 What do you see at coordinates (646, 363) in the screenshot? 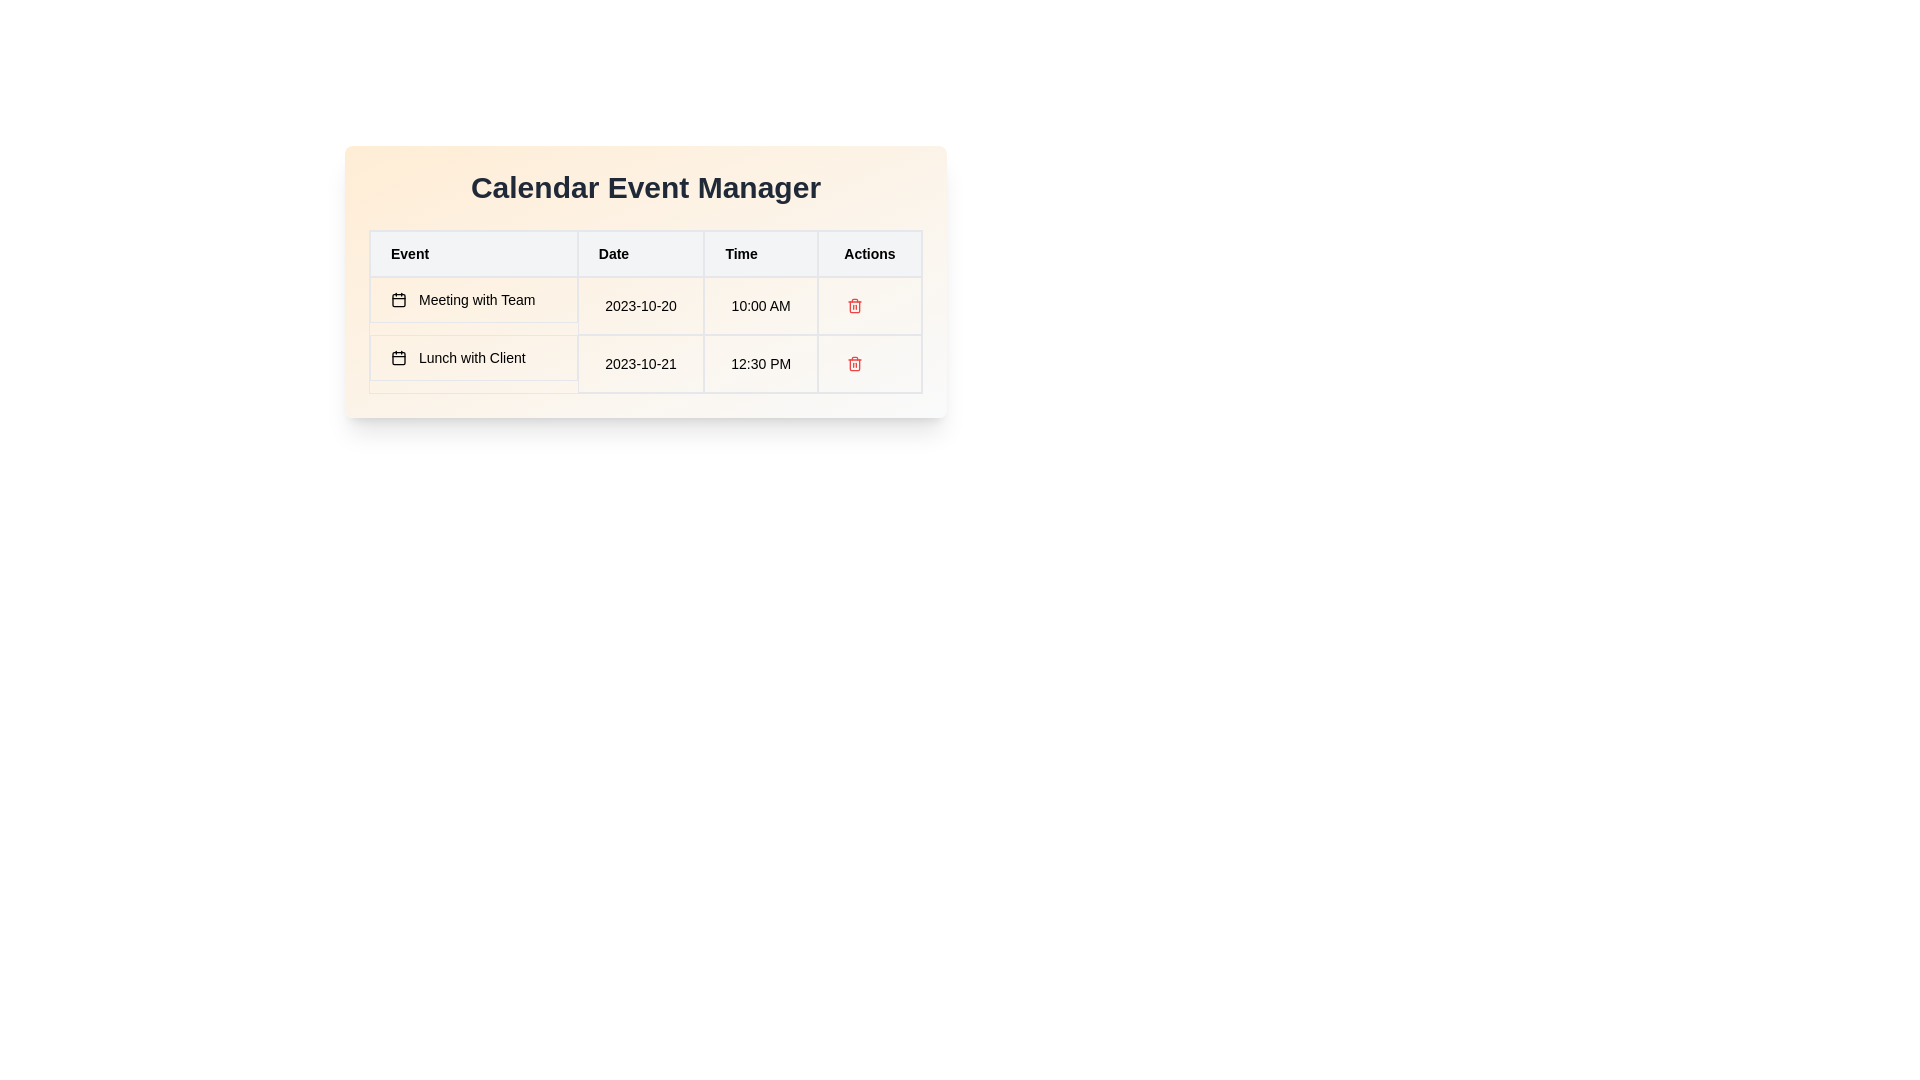
I see `the second row of the Calendar Event Manager that displays the event 'Lunch with Client' for additional actions or highlighting` at bounding box center [646, 363].